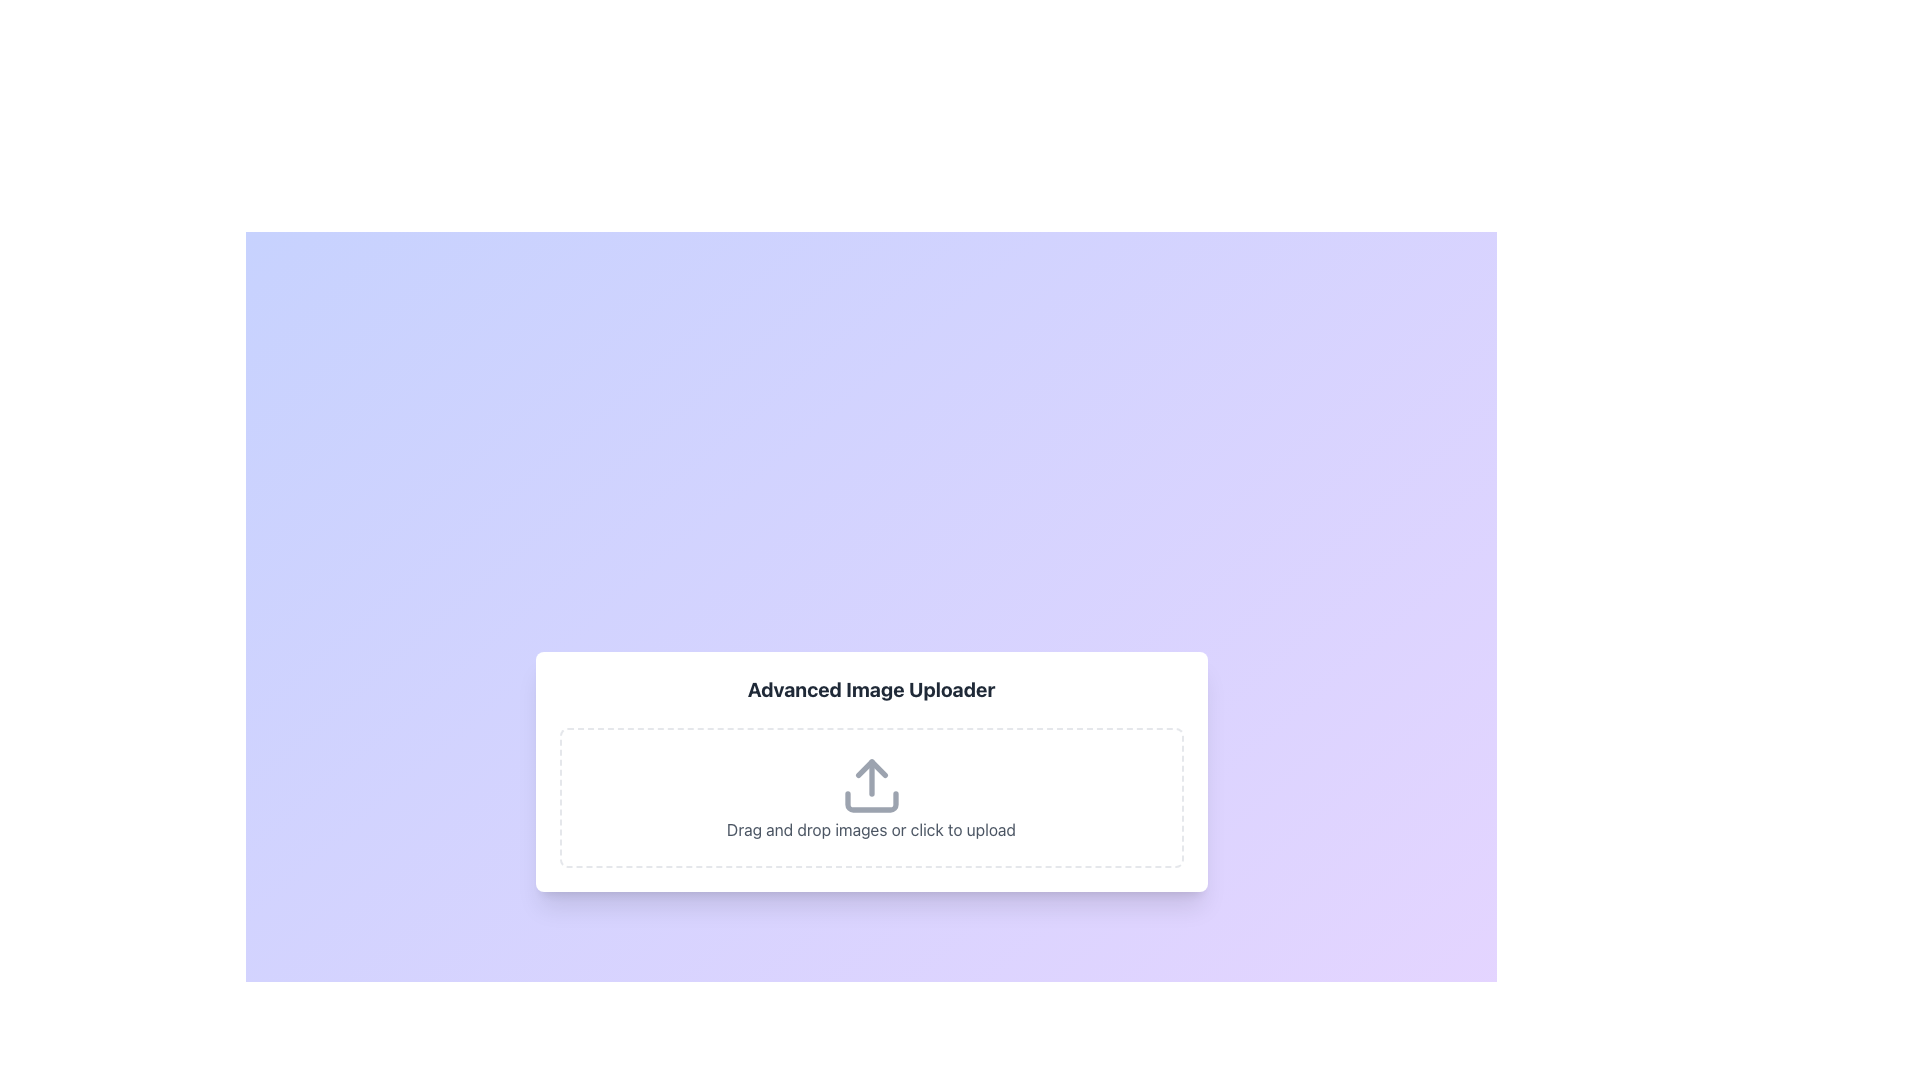 The image size is (1920, 1080). Describe the element at coordinates (871, 797) in the screenshot. I see `and drop files into the File Upload Area located below the title 'Advanced Image Uploader'` at that location.